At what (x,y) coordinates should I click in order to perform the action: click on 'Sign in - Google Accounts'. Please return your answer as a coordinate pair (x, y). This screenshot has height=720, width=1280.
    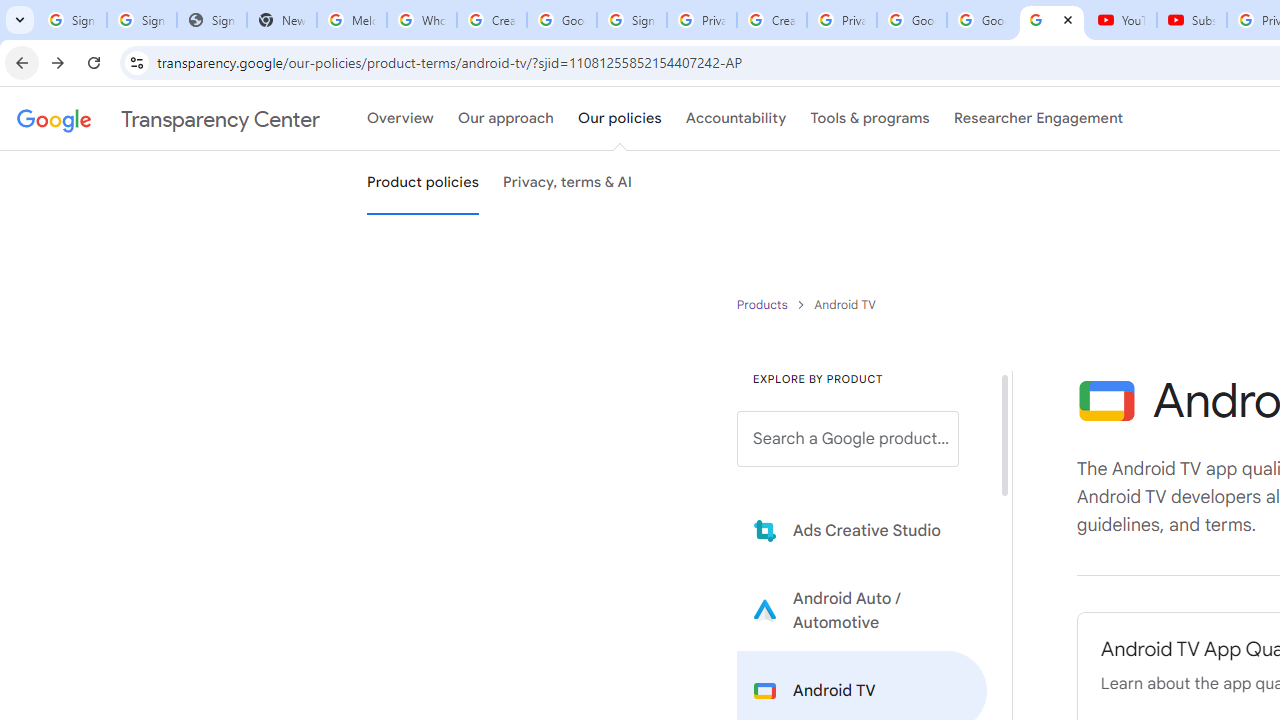
    Looking at the image, I should click on (630, 20).